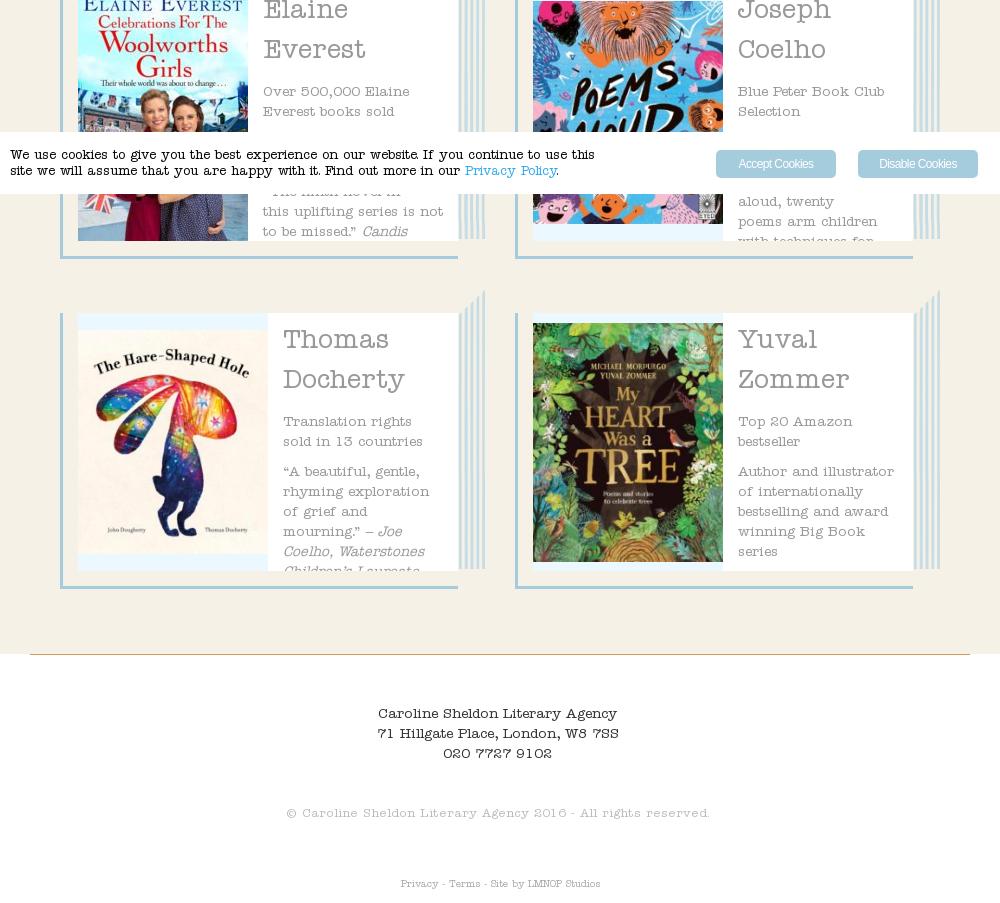 The width and height of the screenshot is (1000, 903). What do you see at coordinates (843, 182) in the screenshot?
I see `'designed to be read aloud,'` at bounding box center [843, 182].